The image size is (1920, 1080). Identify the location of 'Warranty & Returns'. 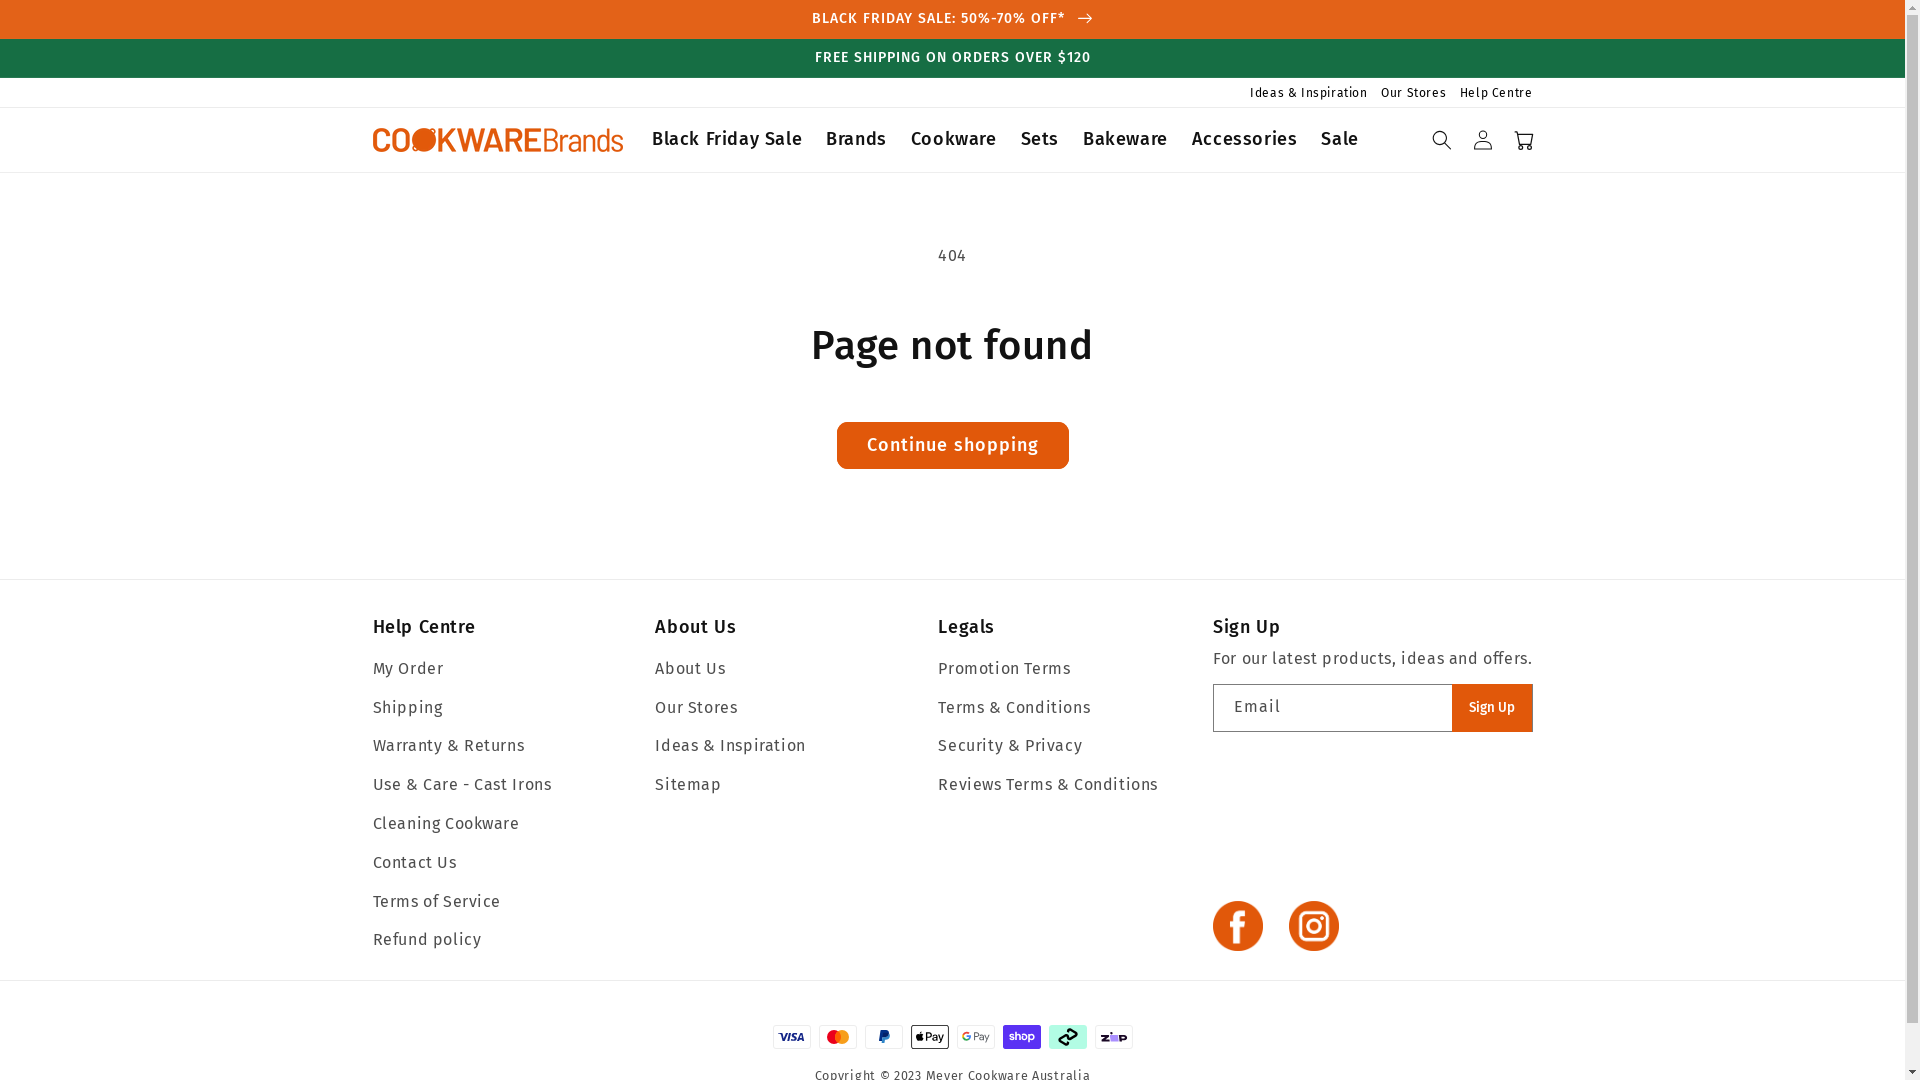
(446, 746).